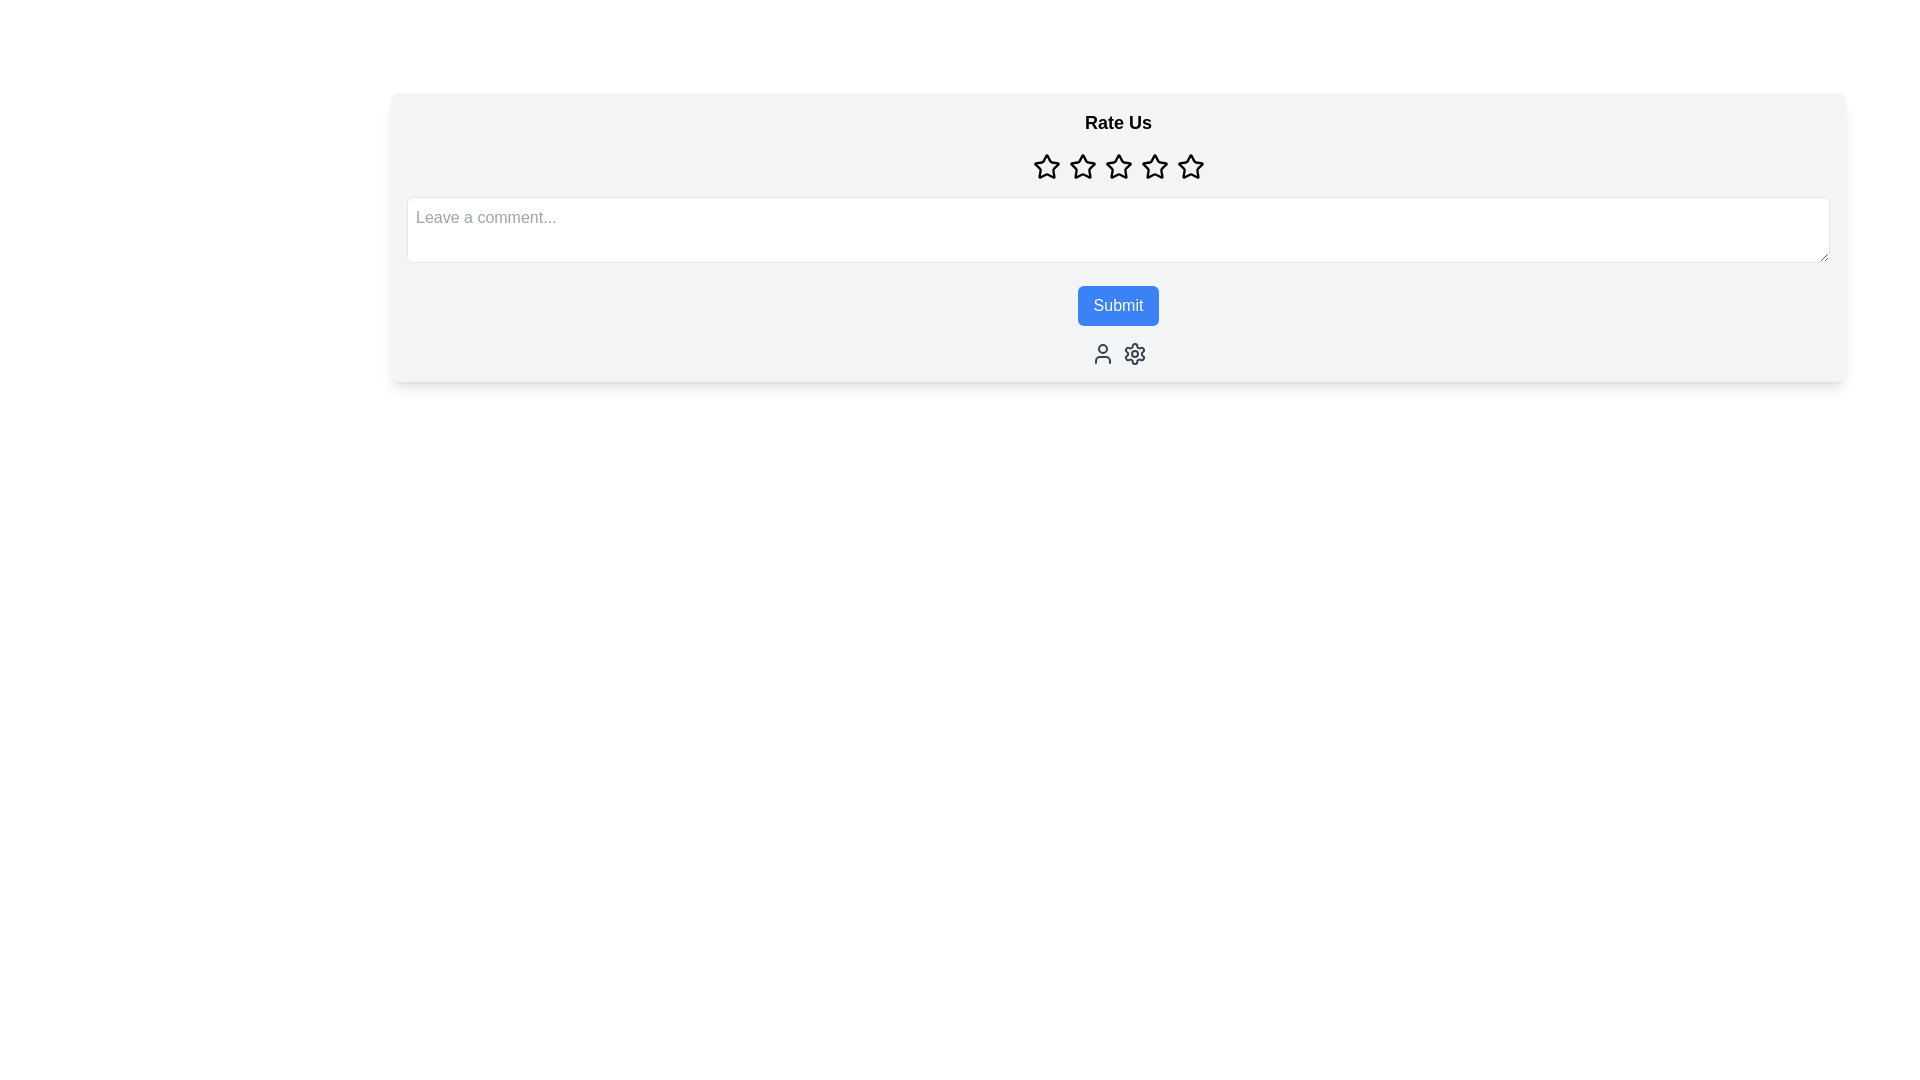  Describe the element at coordinates (1117, 165) in the screenshot. I see `the star icon in the Rating component to set the rating, which is located centrally below the 'Rate Us' title and above the input field` at that location.